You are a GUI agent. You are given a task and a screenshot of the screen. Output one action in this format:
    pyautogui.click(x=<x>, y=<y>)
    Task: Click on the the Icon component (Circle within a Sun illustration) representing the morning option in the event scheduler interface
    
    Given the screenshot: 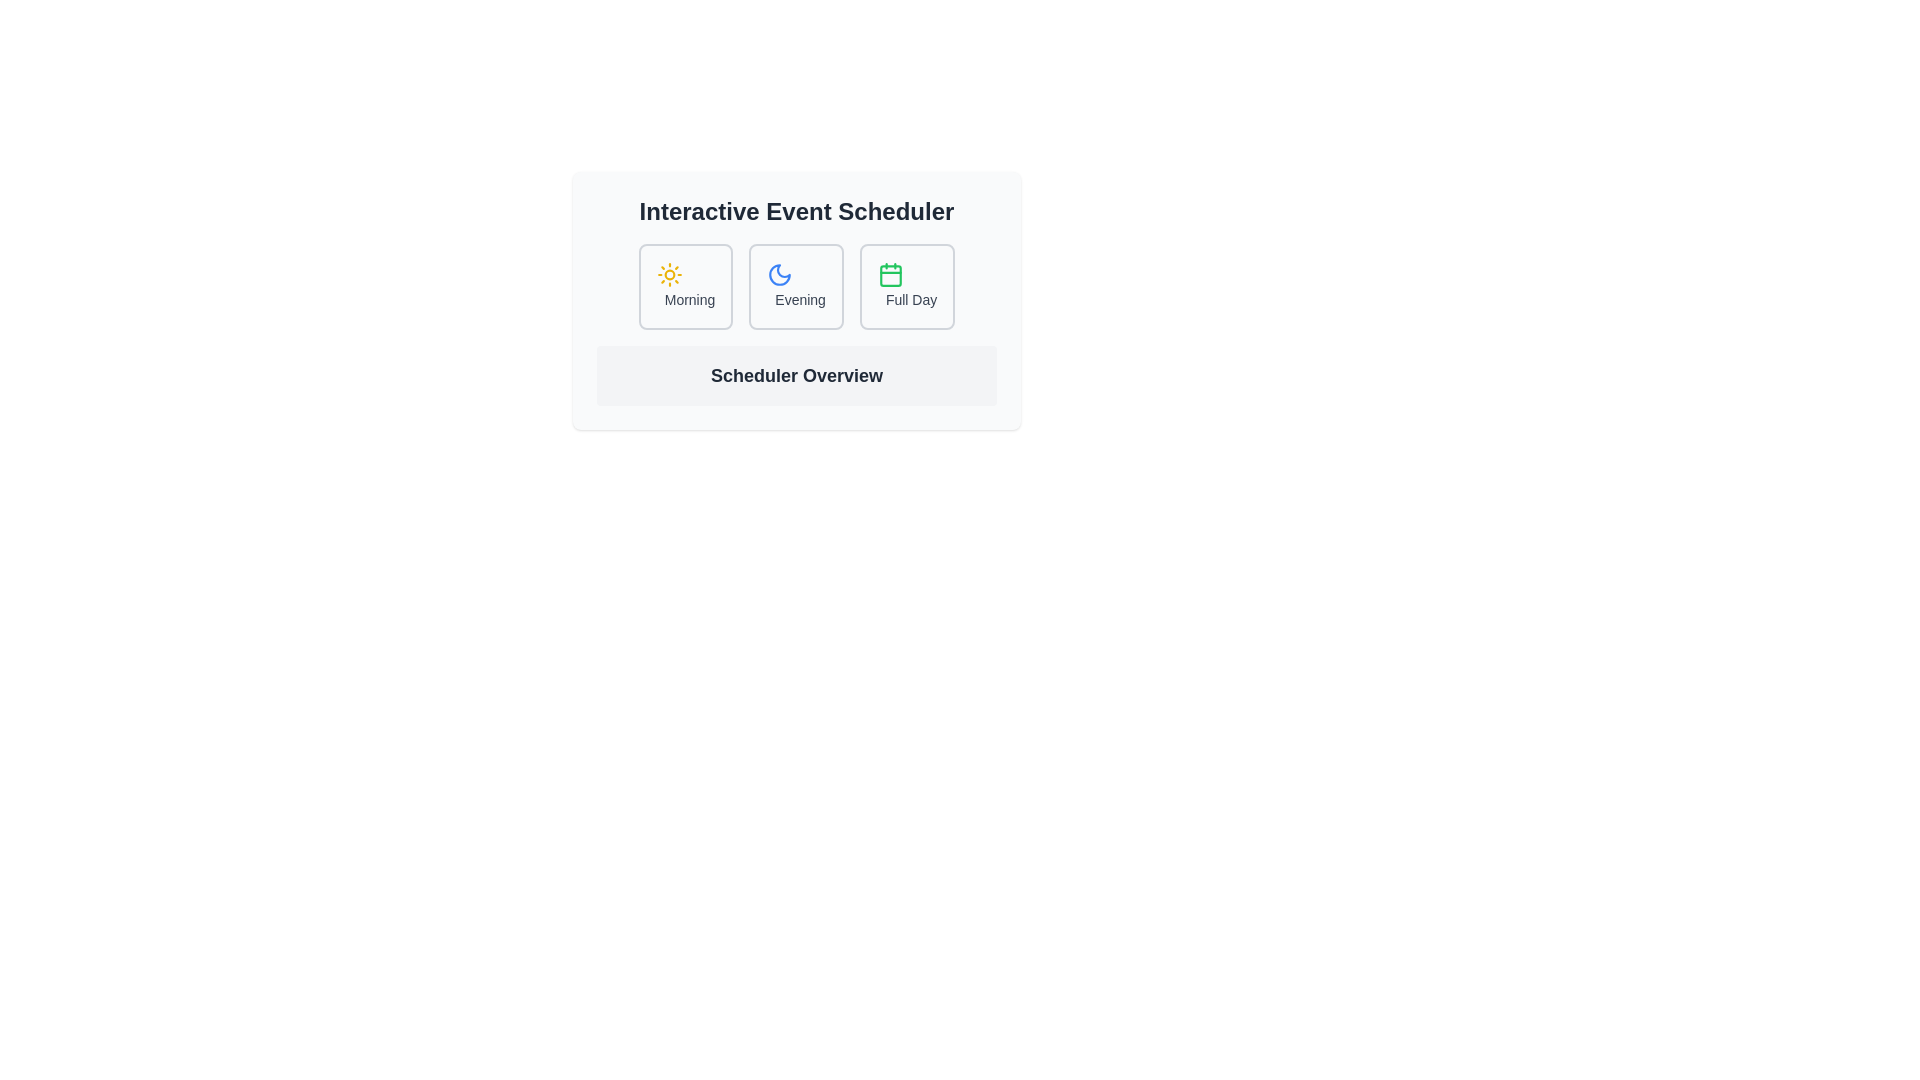 What is the action you would take?
    pyautogui.click(x=669, y=274)
    